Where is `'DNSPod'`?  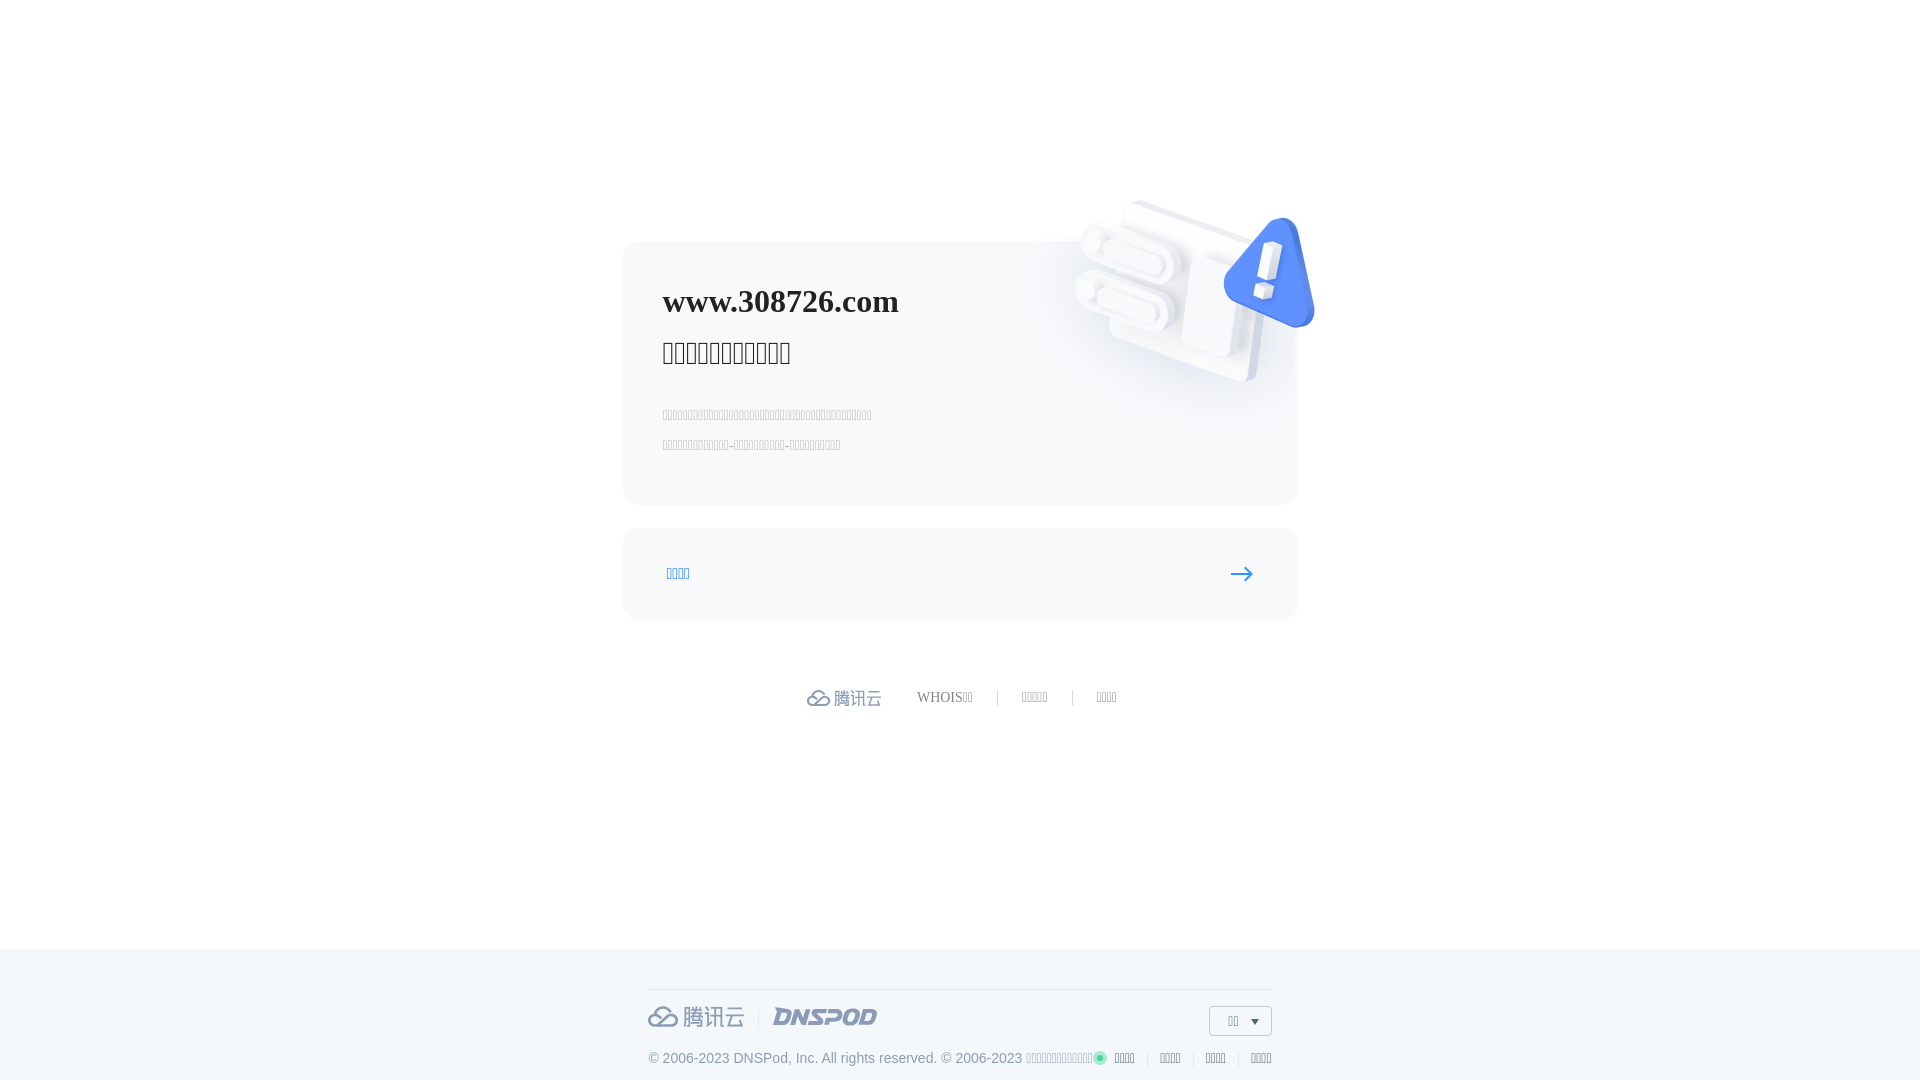
'DNSPod' is located at coordinates (771, 1016).